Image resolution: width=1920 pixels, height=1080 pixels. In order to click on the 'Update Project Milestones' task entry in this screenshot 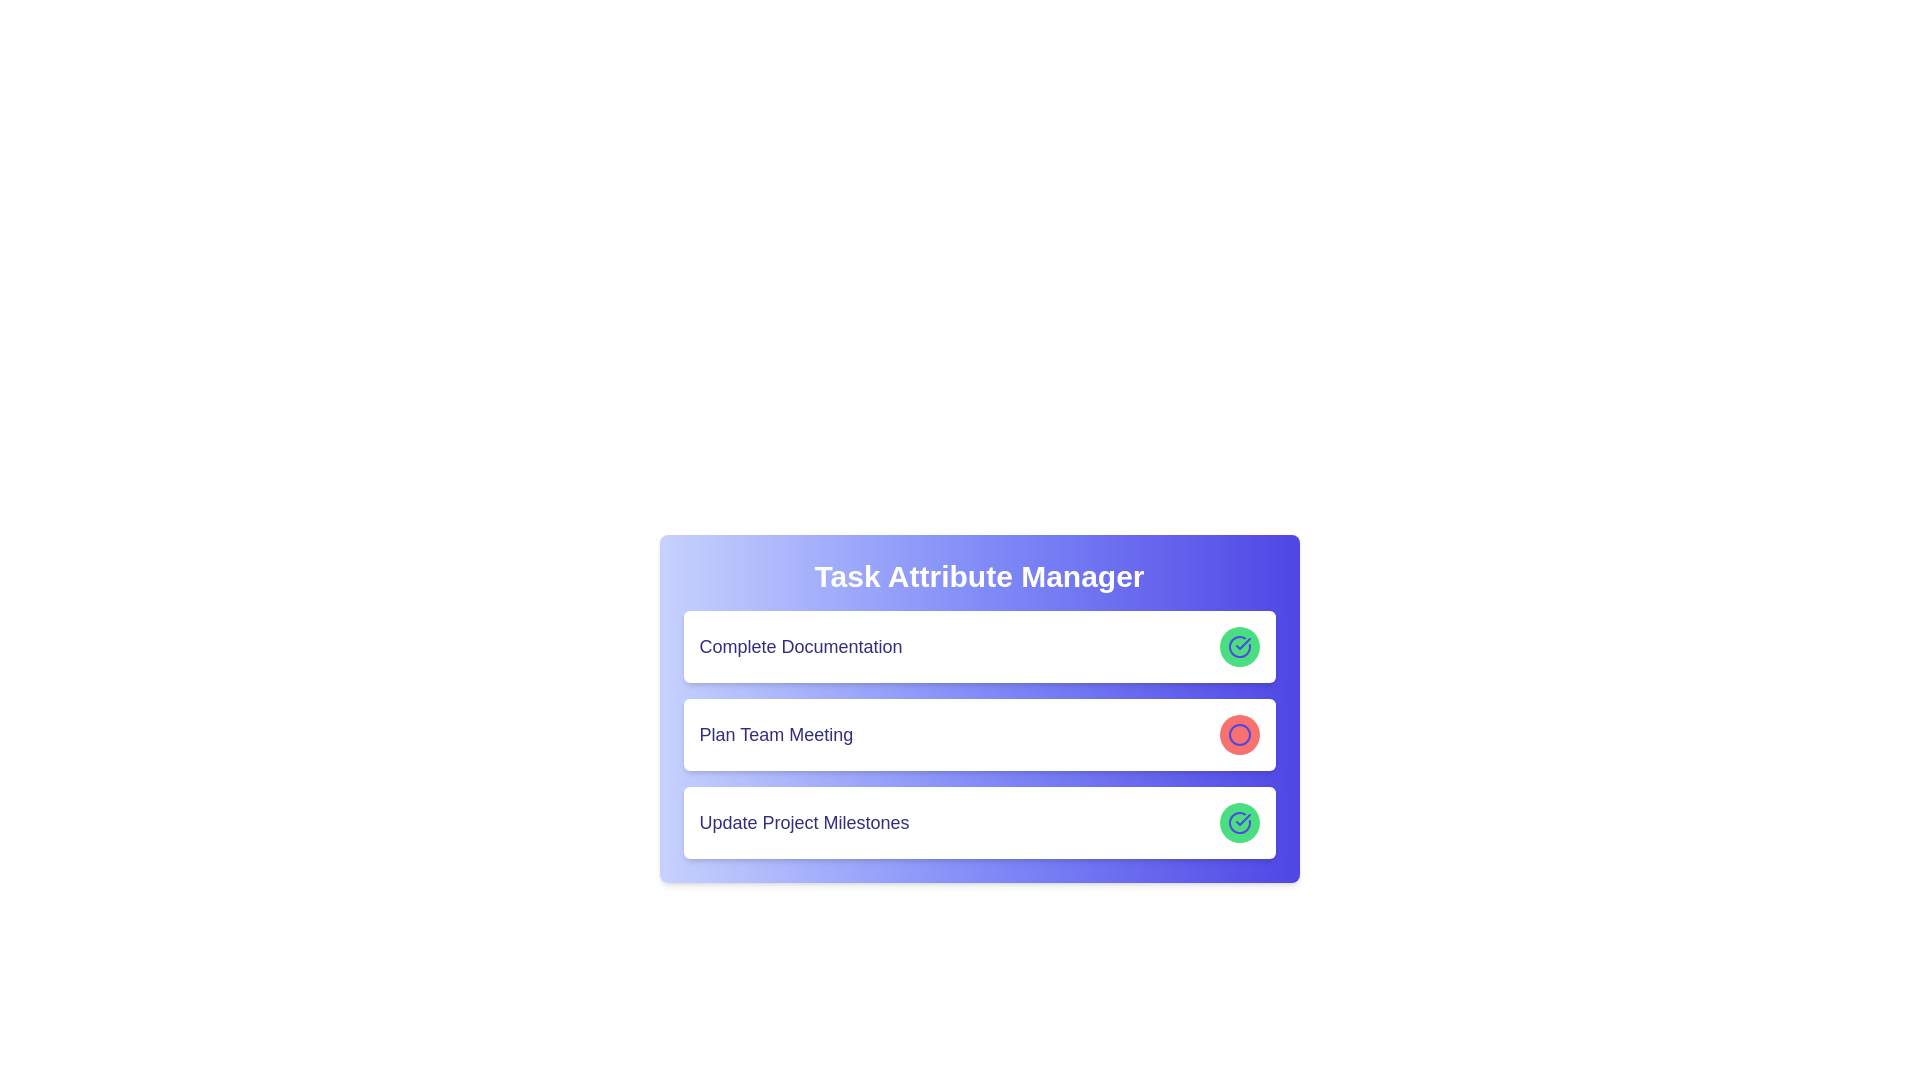, I will do `click(979, 822)`.